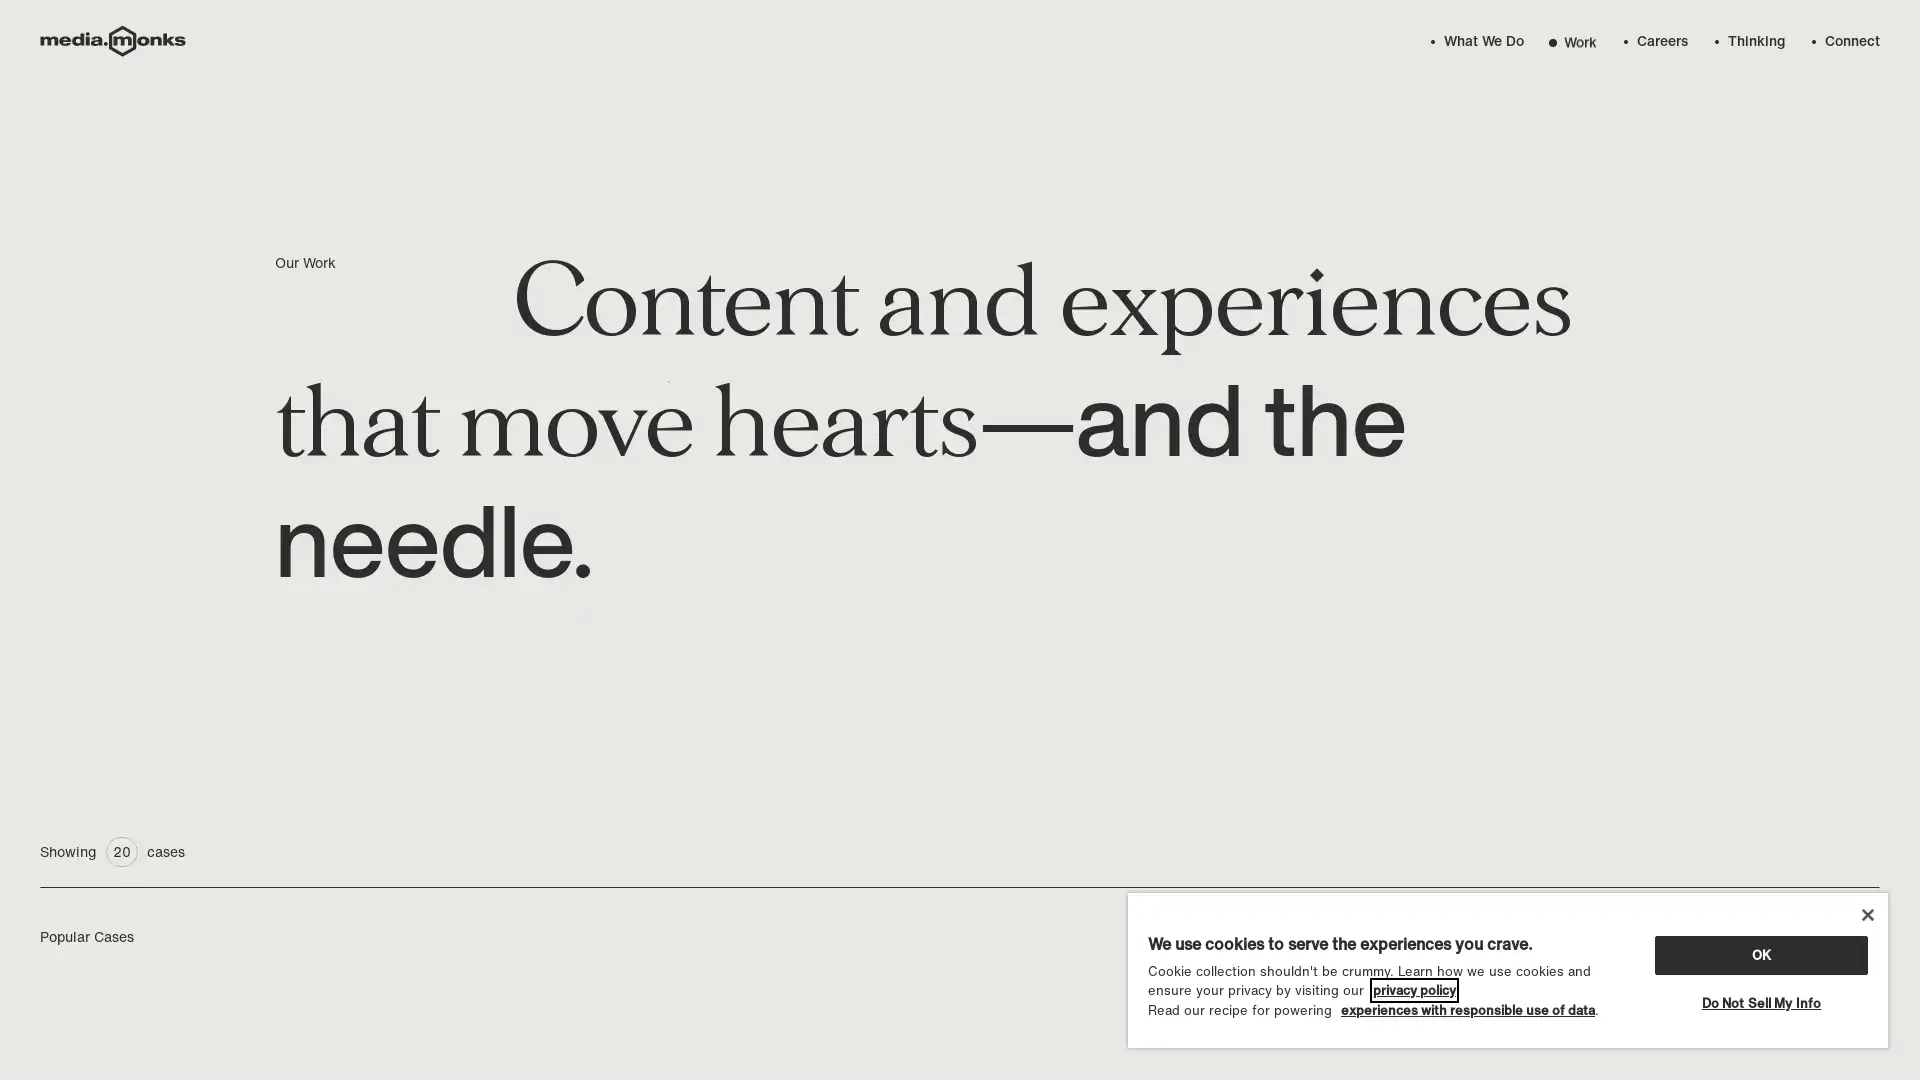 The width and height of the screenshot is (1920, 1080). What do you see at coordinates (1760, 953) in the screenshot?
I see `OK` at bounding box center [1760, 953].